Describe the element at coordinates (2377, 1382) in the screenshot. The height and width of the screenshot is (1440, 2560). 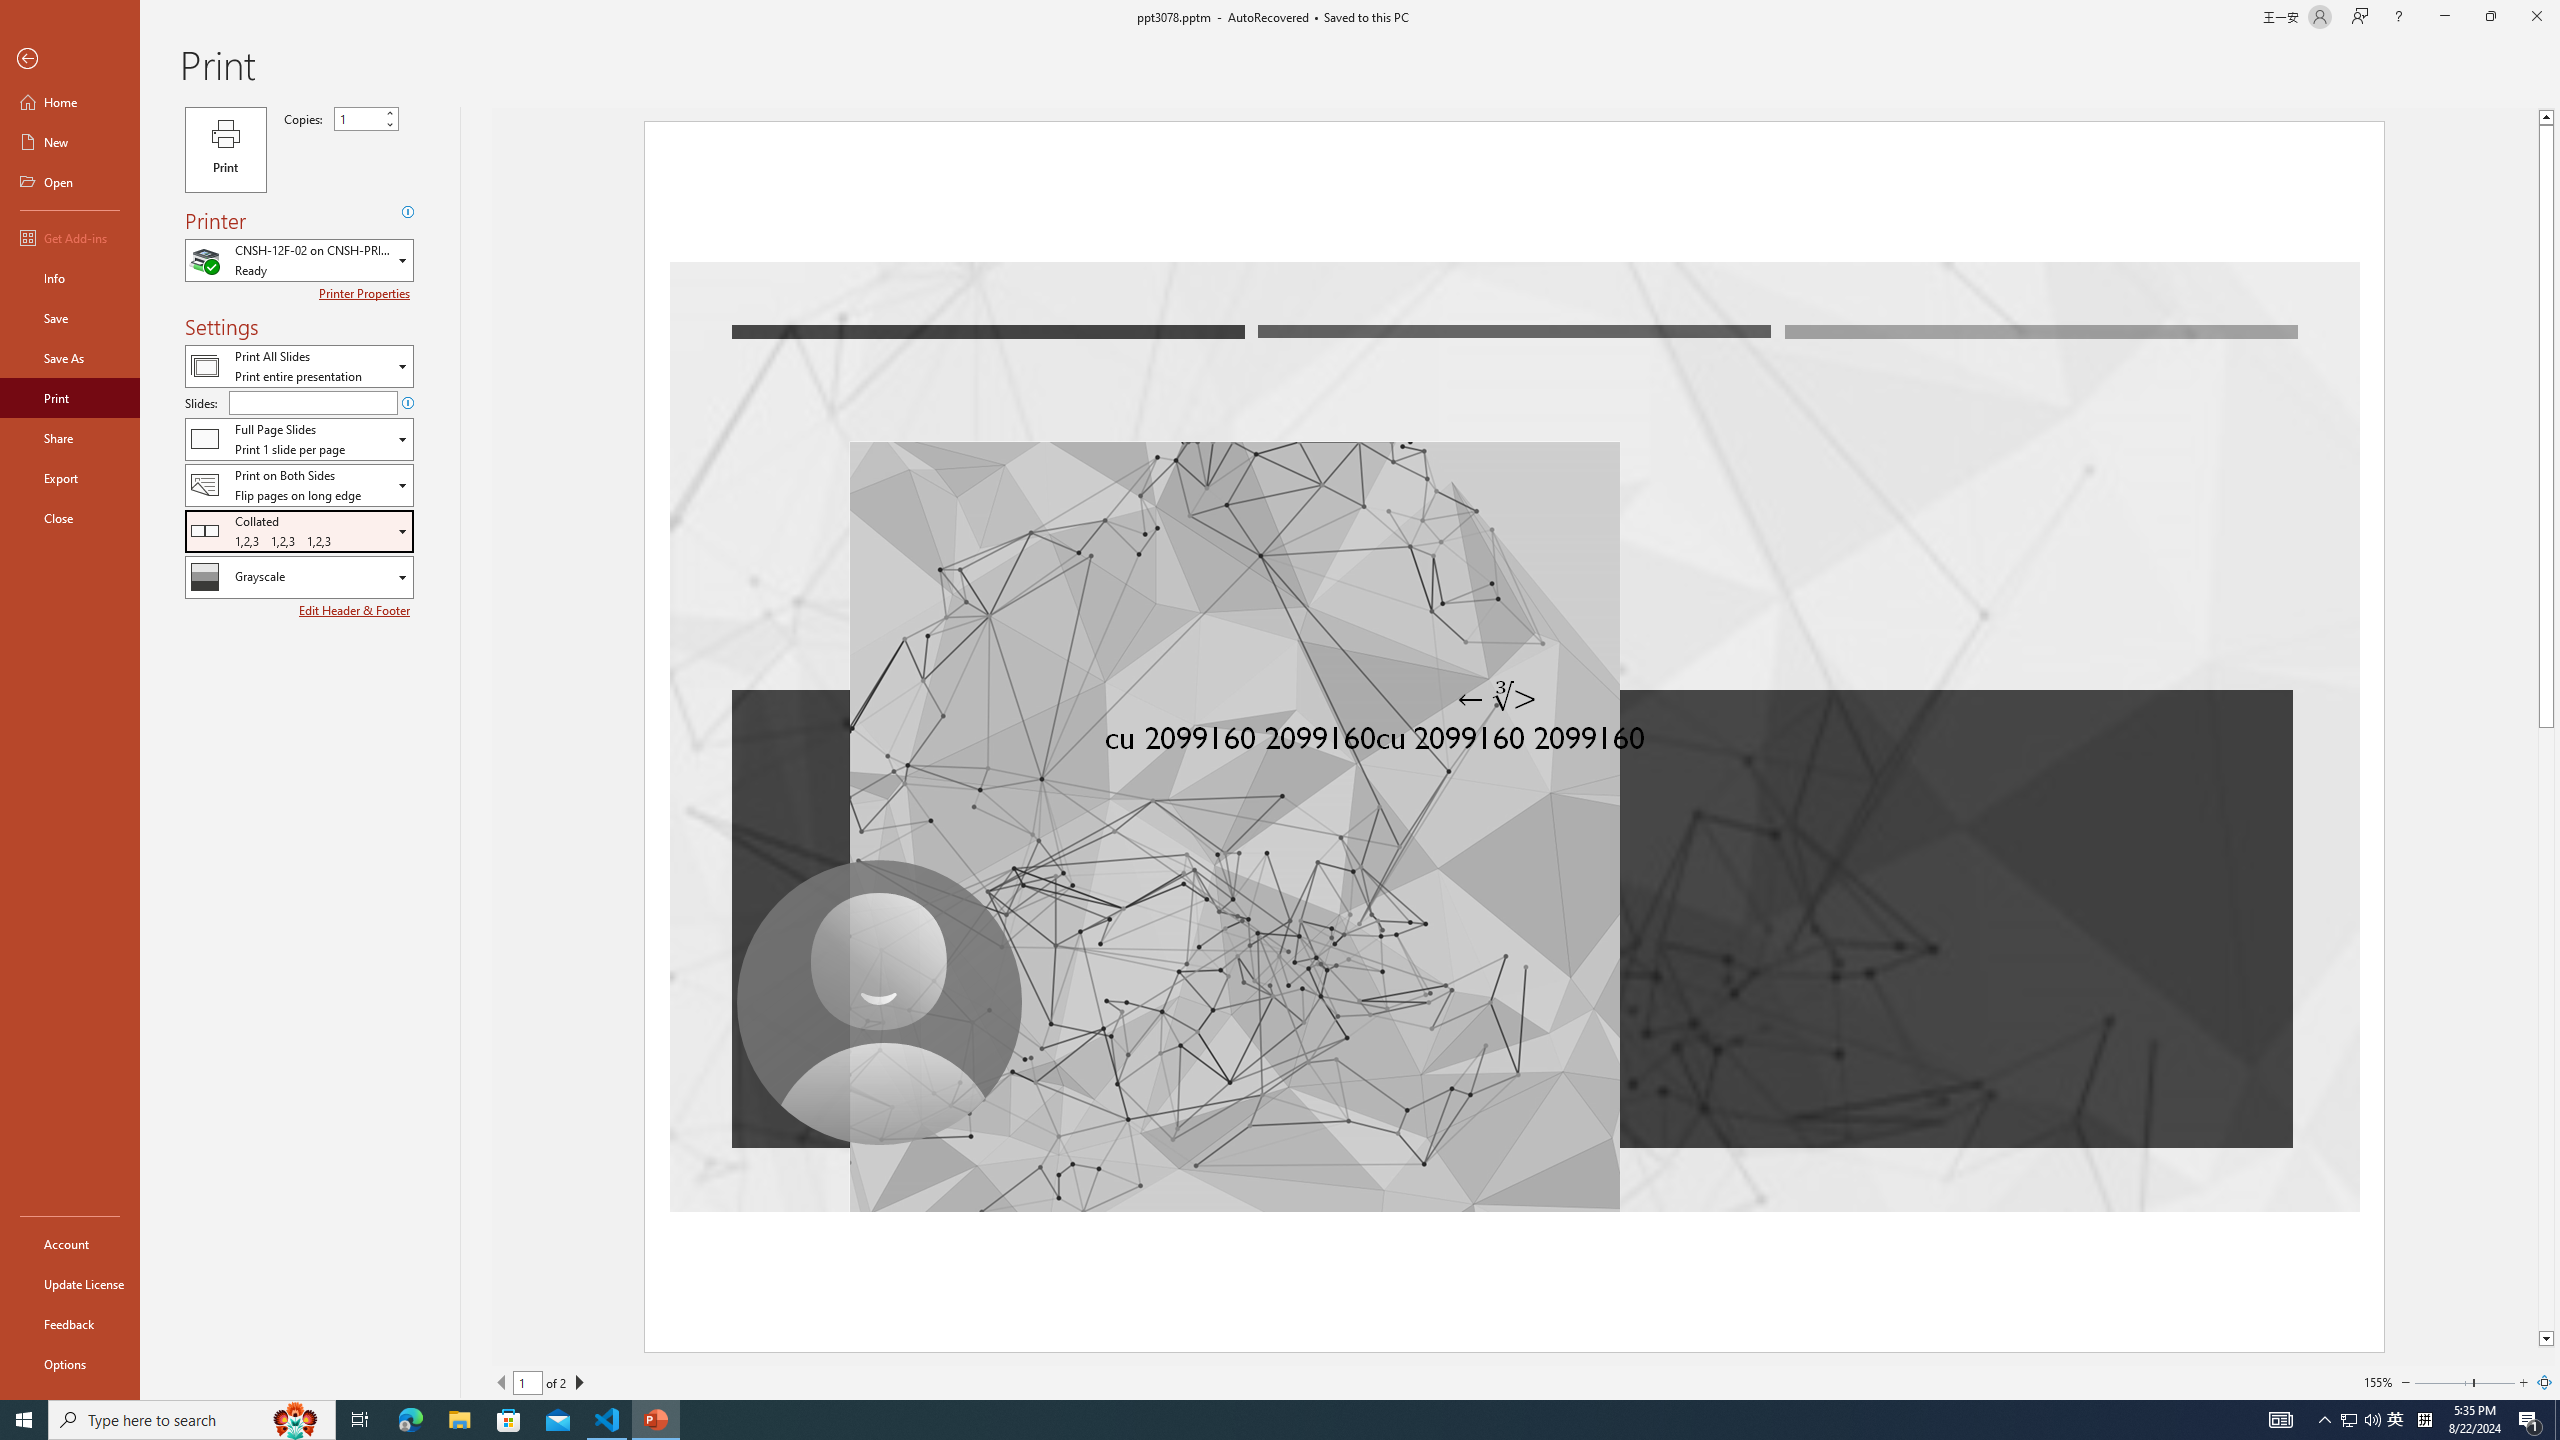
I see `'155%'` at that location.